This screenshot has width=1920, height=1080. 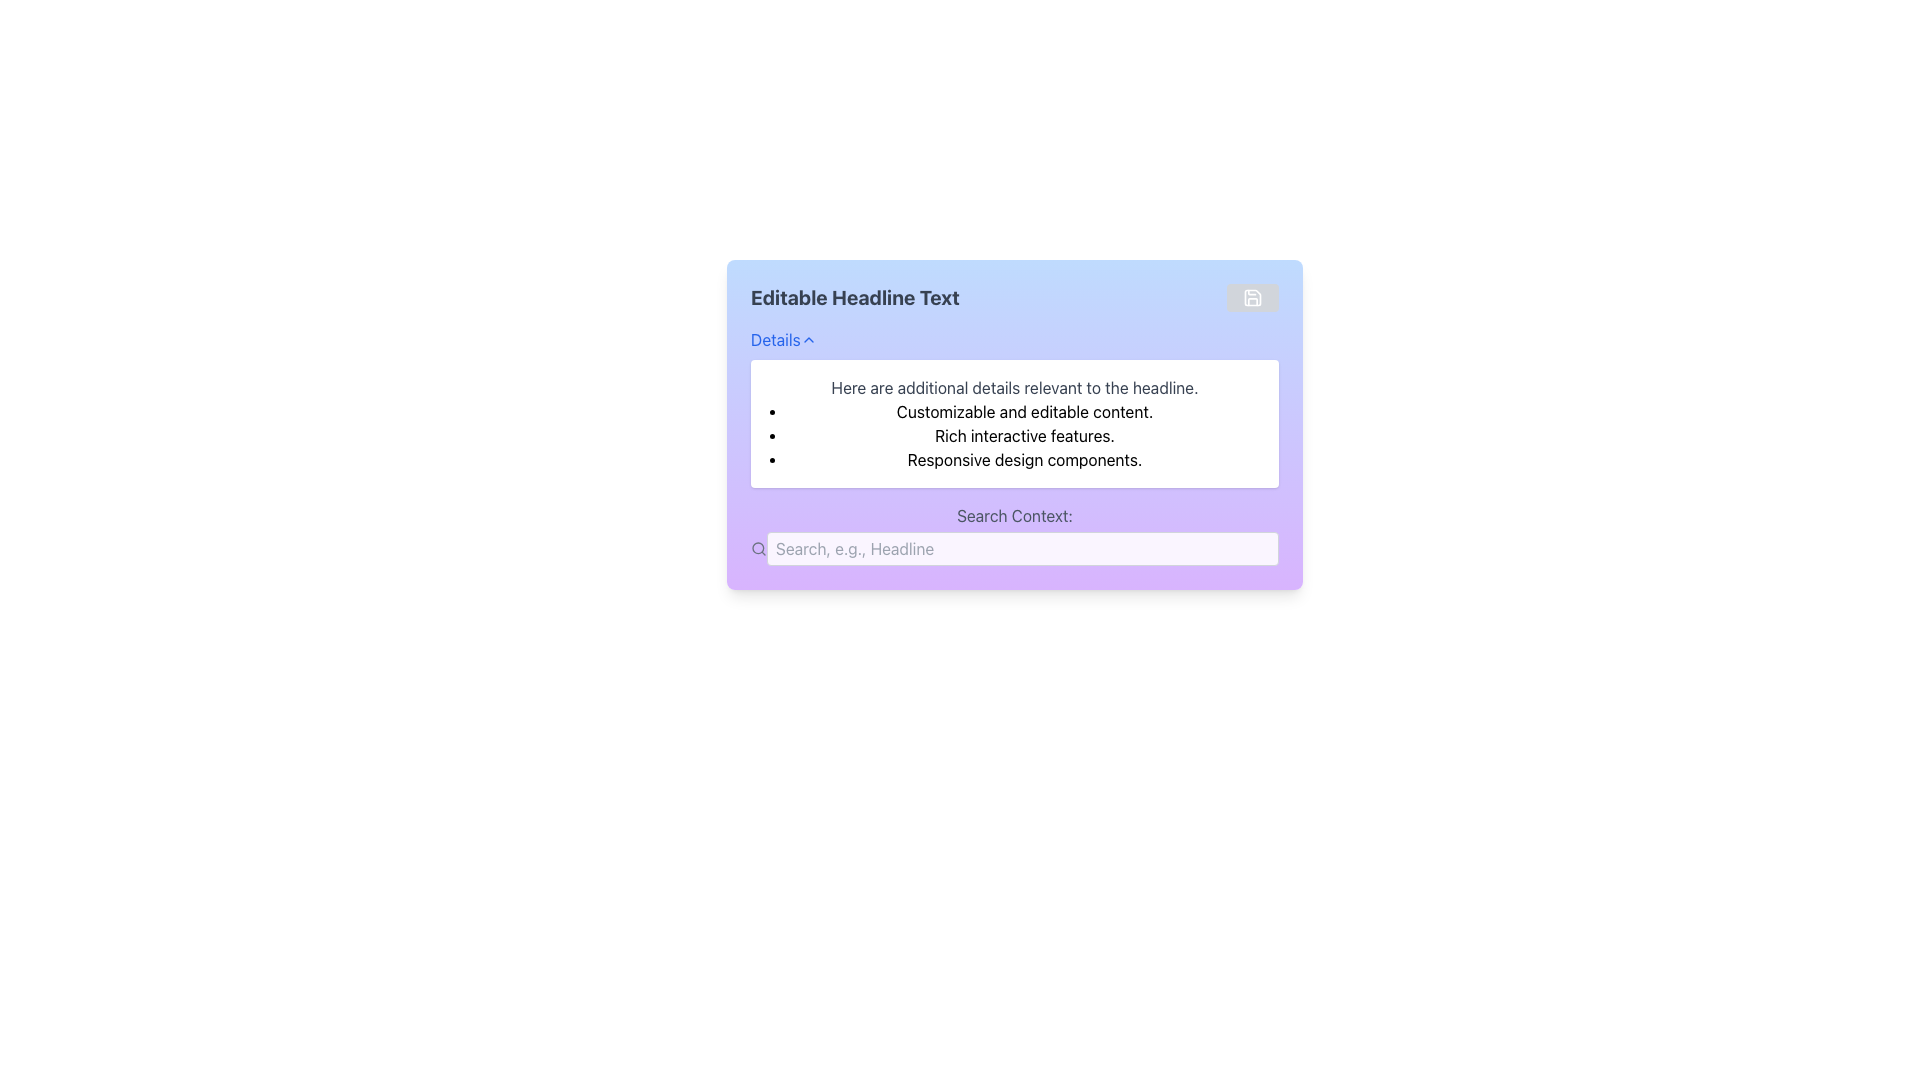 What do you see at coordinates (1025, 411) in the screenshot?
I see `the text element reading 'Customizable and editable content.' which is the first item in a bulleted list below the header 'Editable Headline Text.'` at bounding box center [1025, 411].